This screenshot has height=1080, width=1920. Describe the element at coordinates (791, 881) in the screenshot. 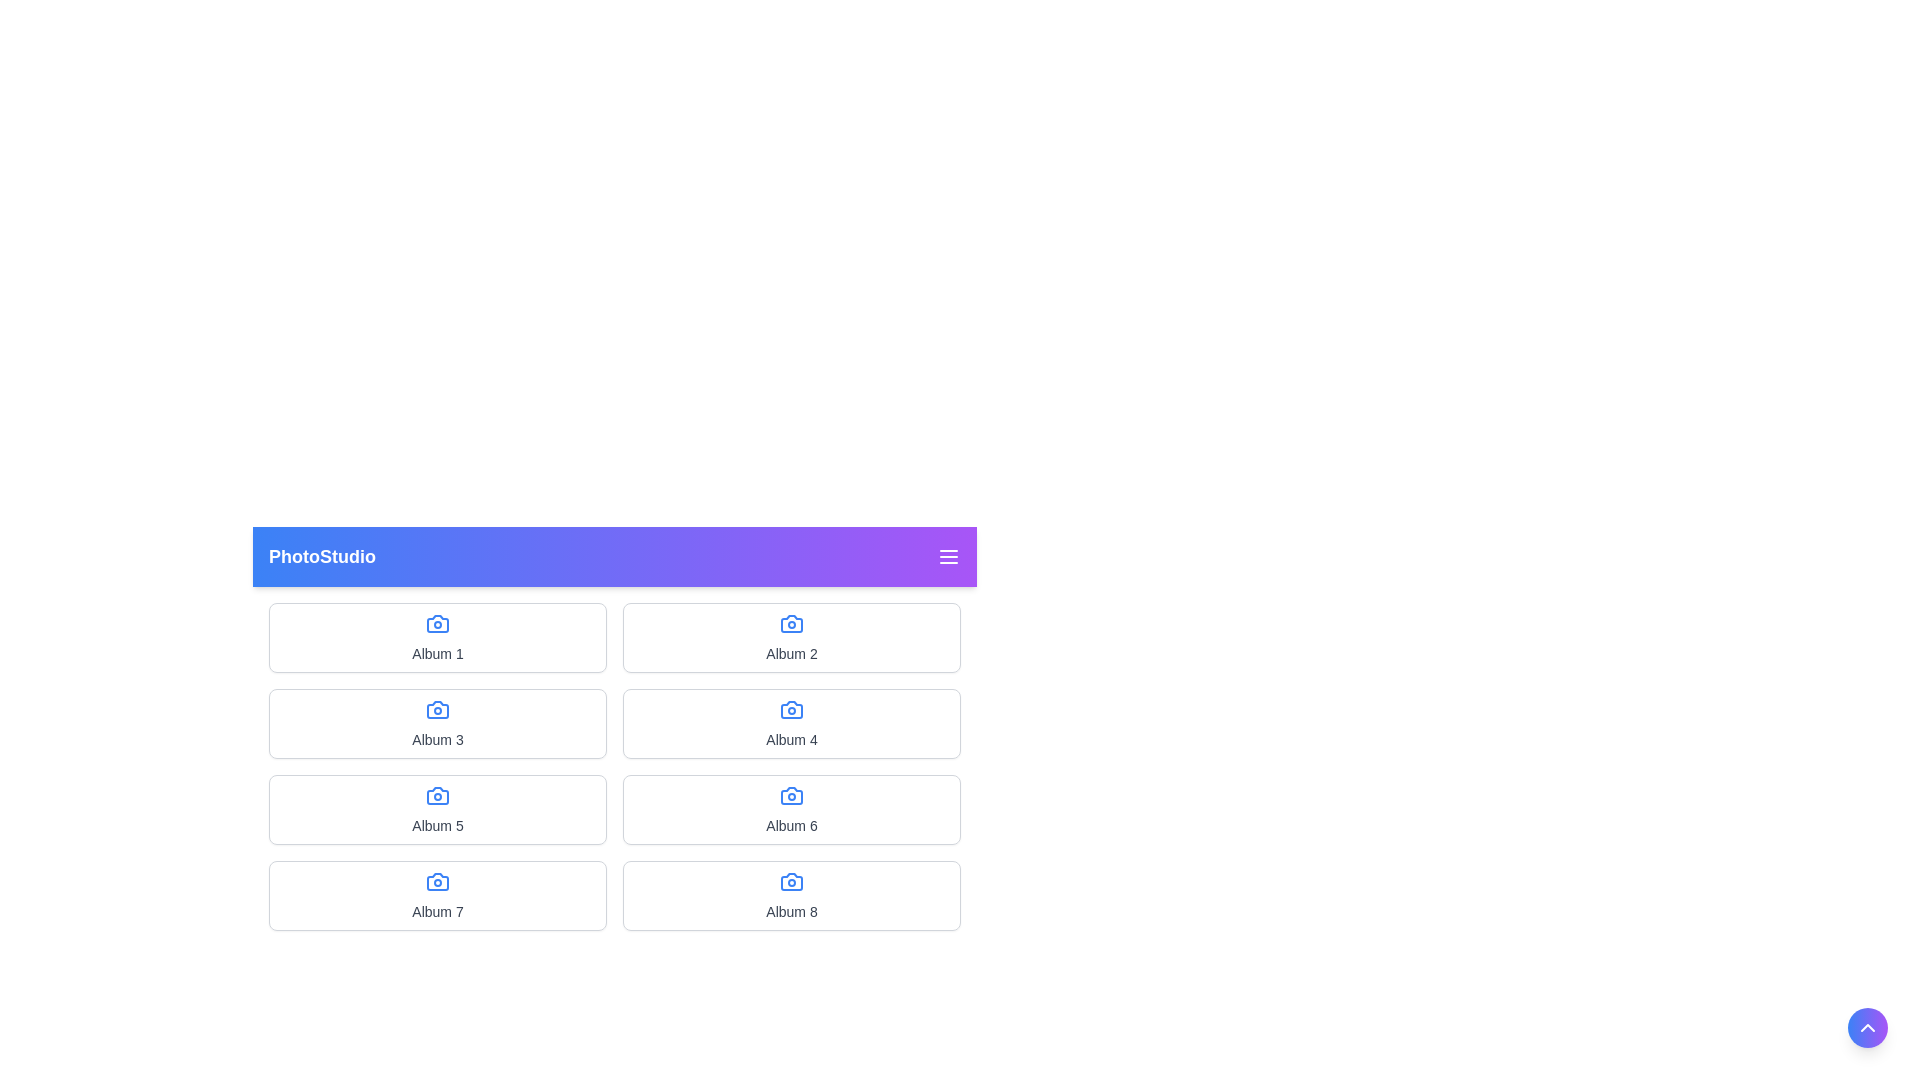

I see `the blue camera icon located above the text 'Album 8' in the bottom-right card of the album grid layout` at that location.